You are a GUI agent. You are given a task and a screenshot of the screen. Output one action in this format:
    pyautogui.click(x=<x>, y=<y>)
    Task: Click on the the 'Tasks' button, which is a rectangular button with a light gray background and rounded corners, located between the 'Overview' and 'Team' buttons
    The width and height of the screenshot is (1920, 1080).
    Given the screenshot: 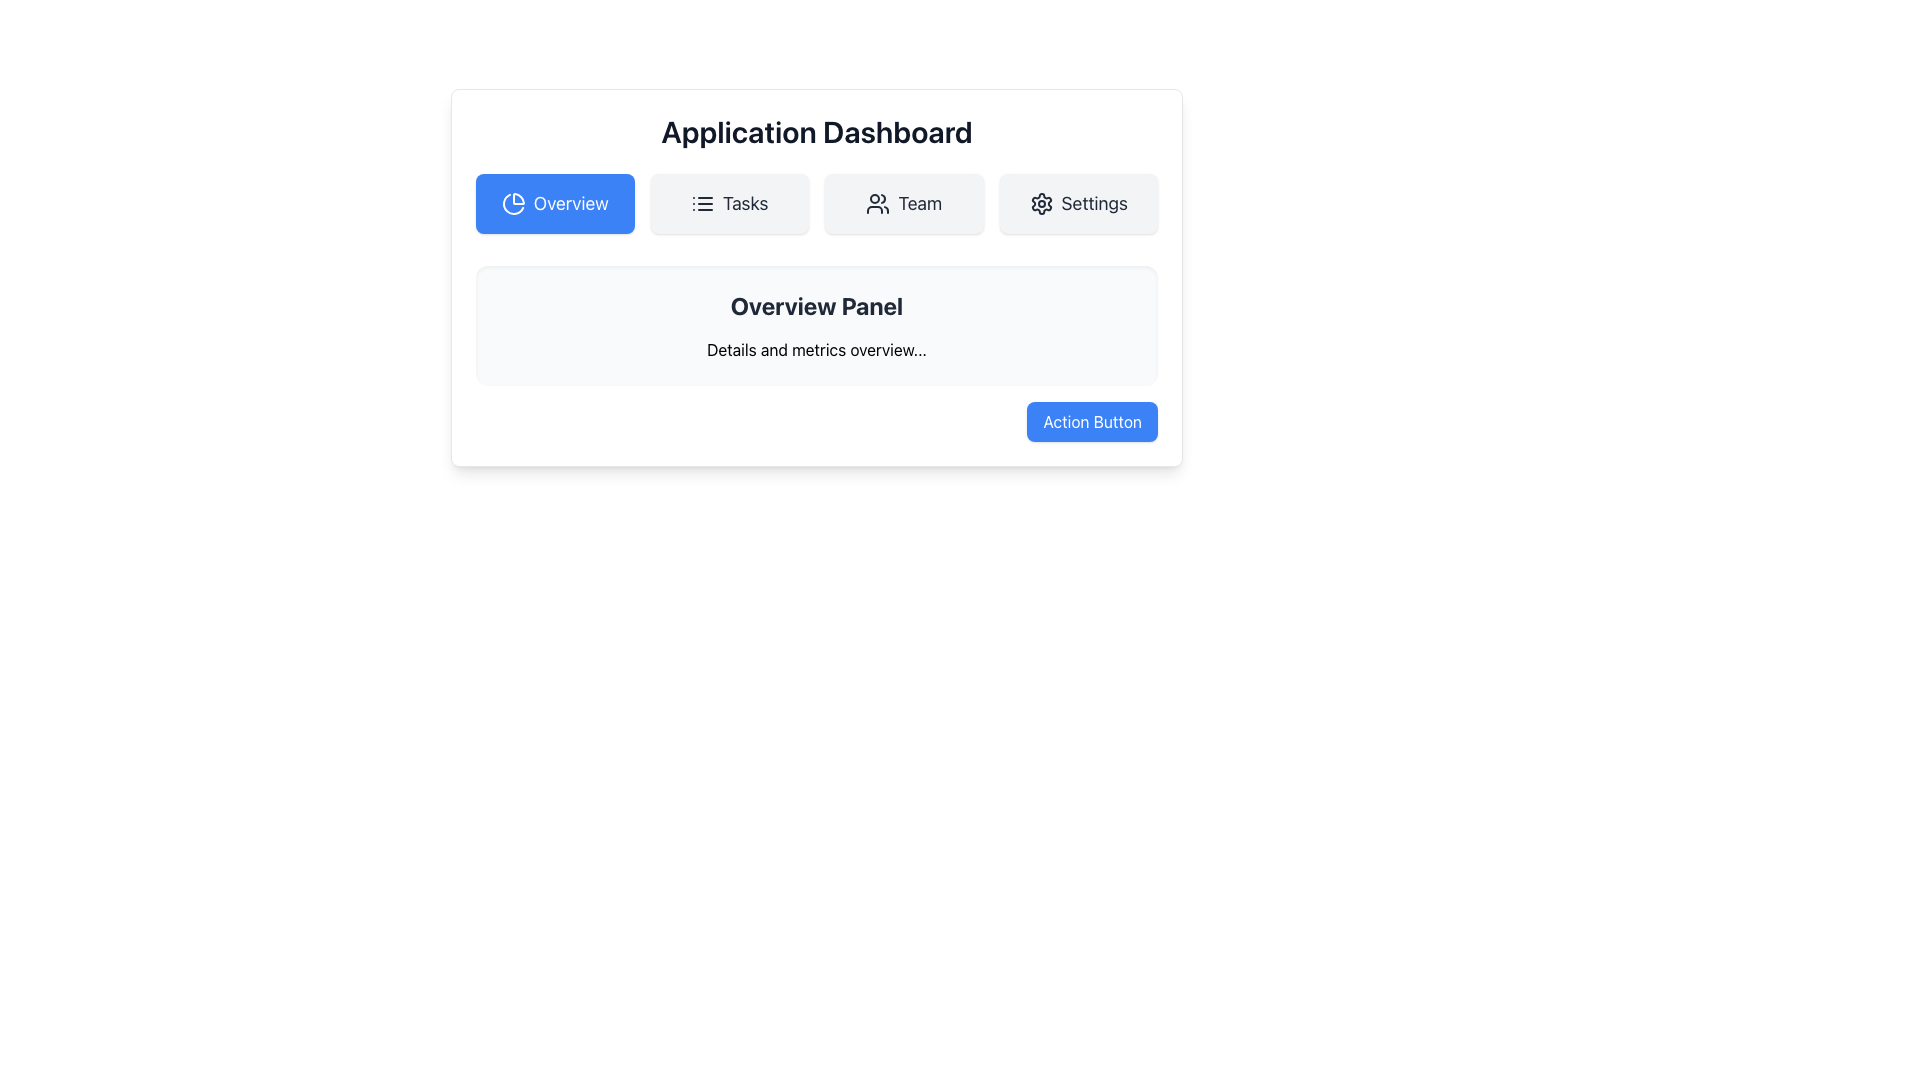 What is the action you would take?
    pyautogui.click(x=728, y=204)
    